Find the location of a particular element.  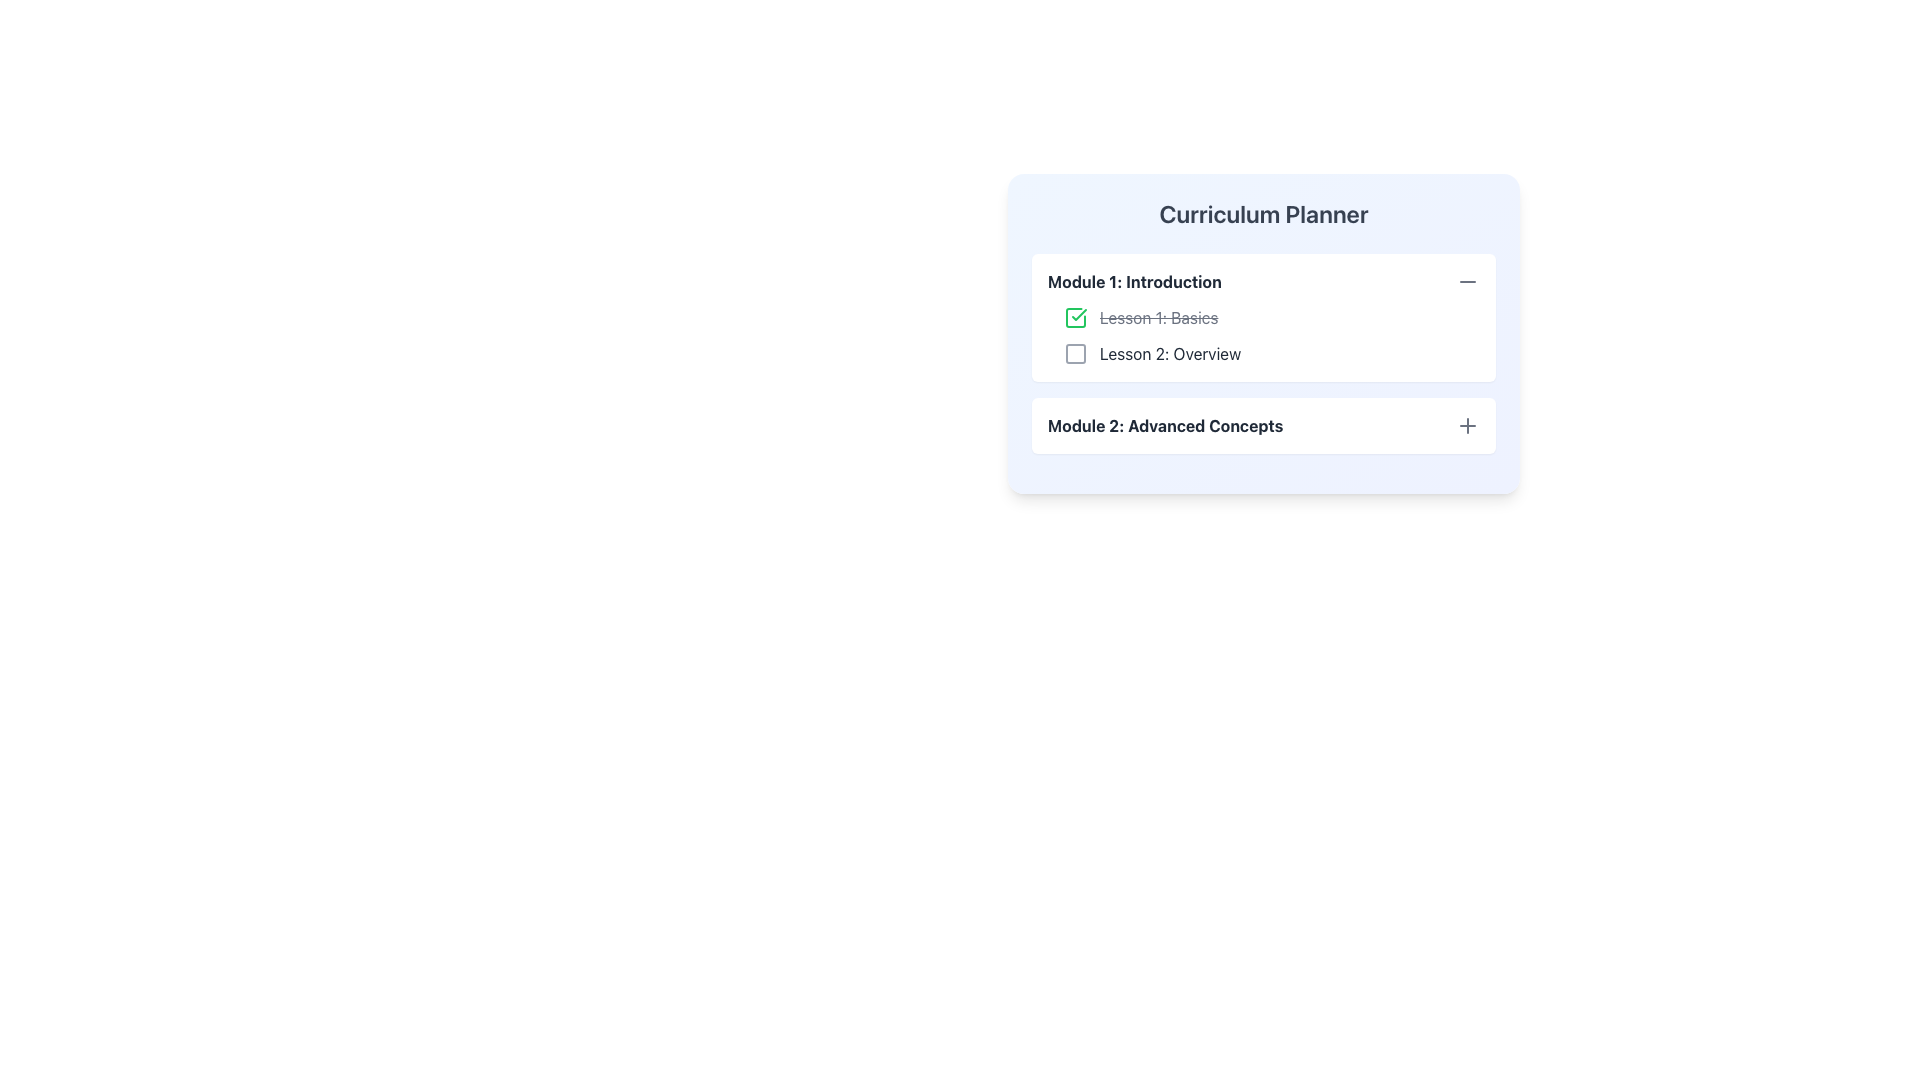

the title text of the curriculum planner panel, which indicates the purpose of the section and is located above 'Module 1: Introduction' is located at coordinates (1262, 213).